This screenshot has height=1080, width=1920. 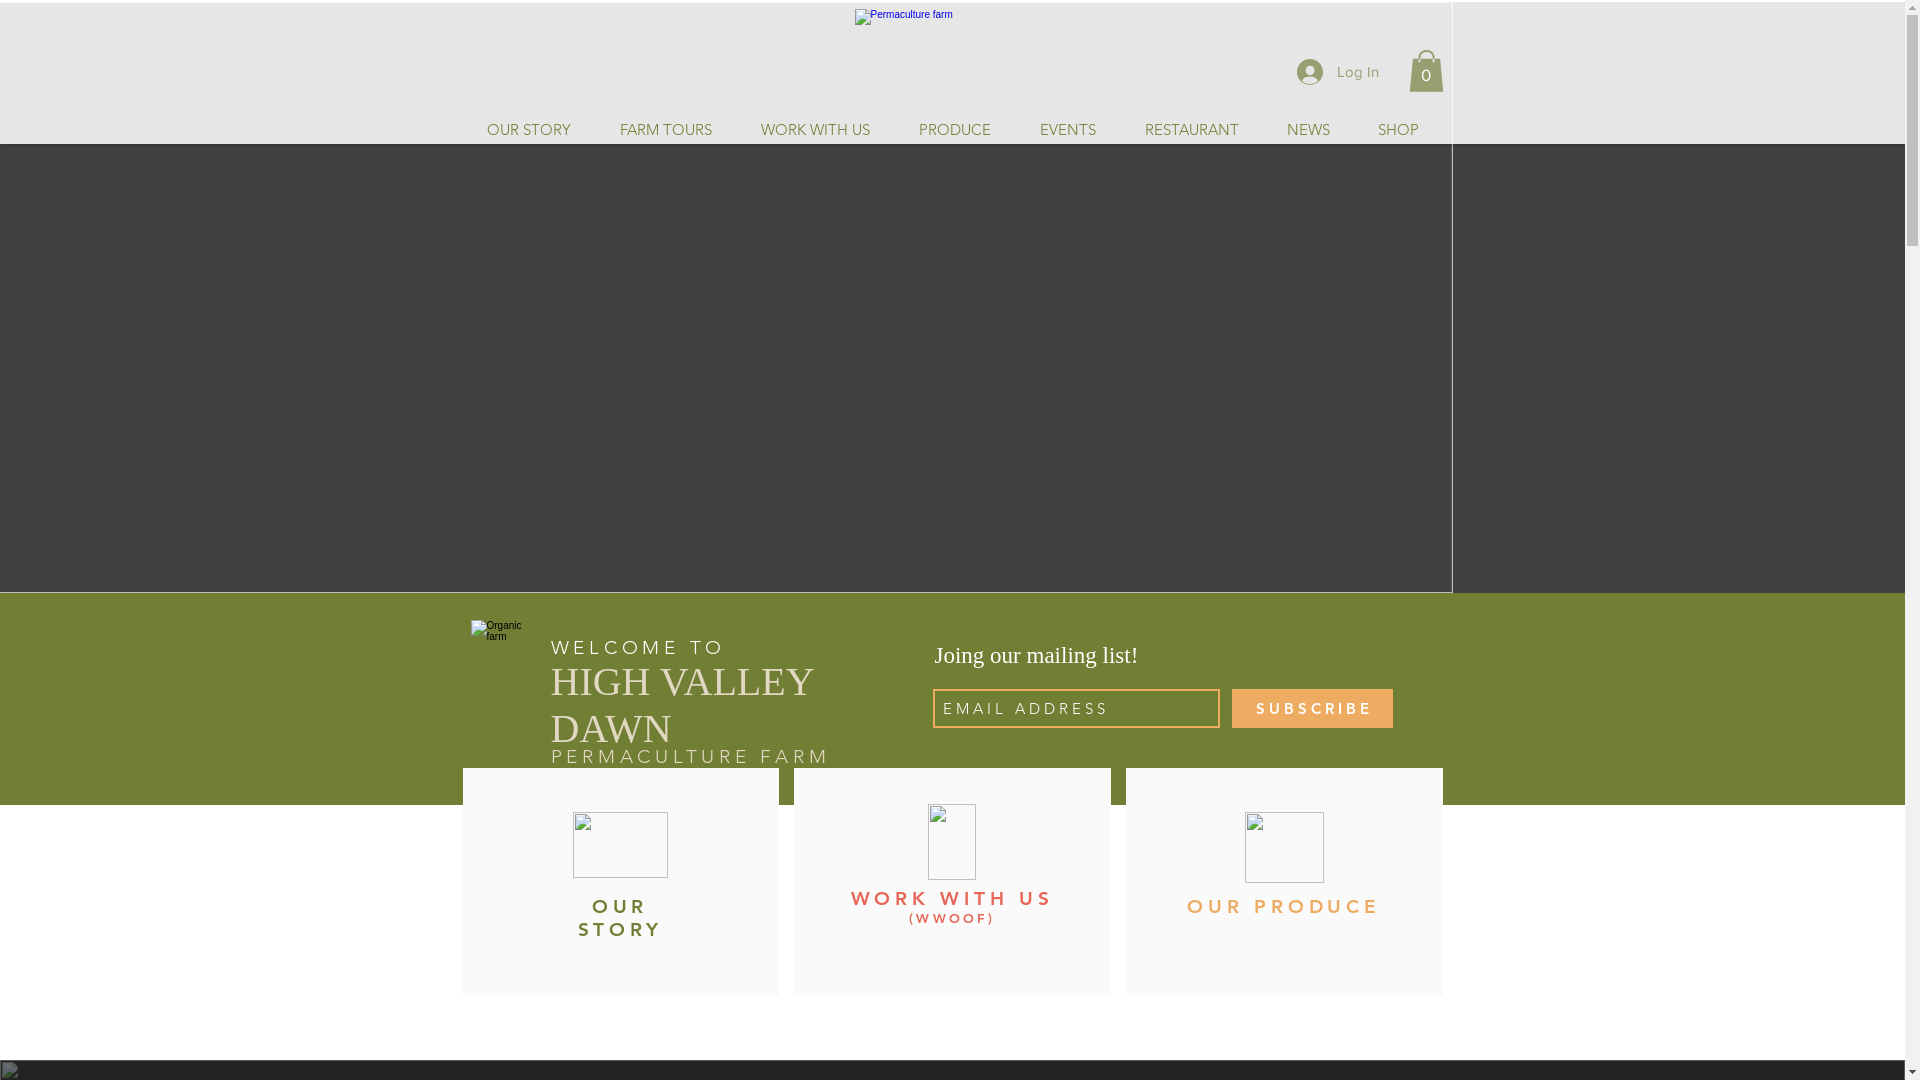 I want to click on 'S U B S C R I B E', so click(x=1312, y=707).